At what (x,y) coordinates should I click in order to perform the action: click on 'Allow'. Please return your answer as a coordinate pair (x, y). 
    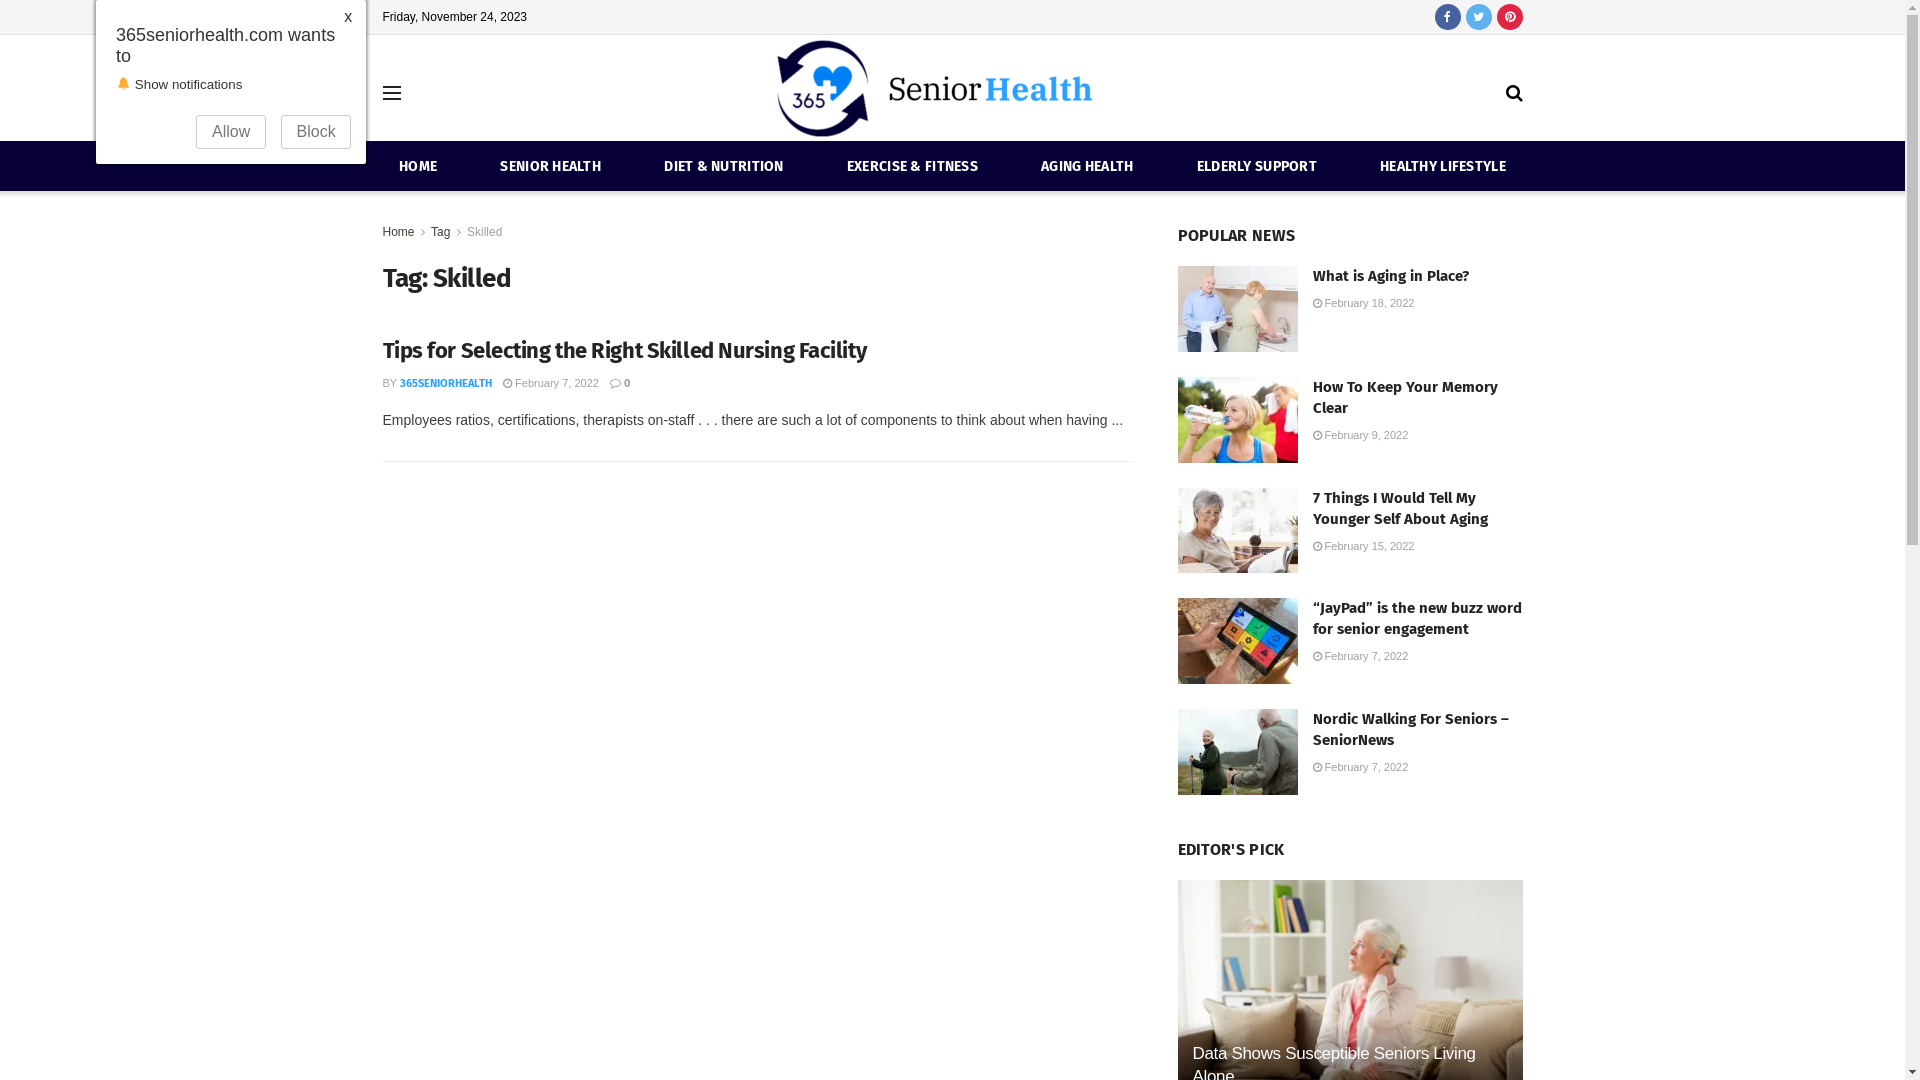
    Looking at the image, I should click on (230, 131).